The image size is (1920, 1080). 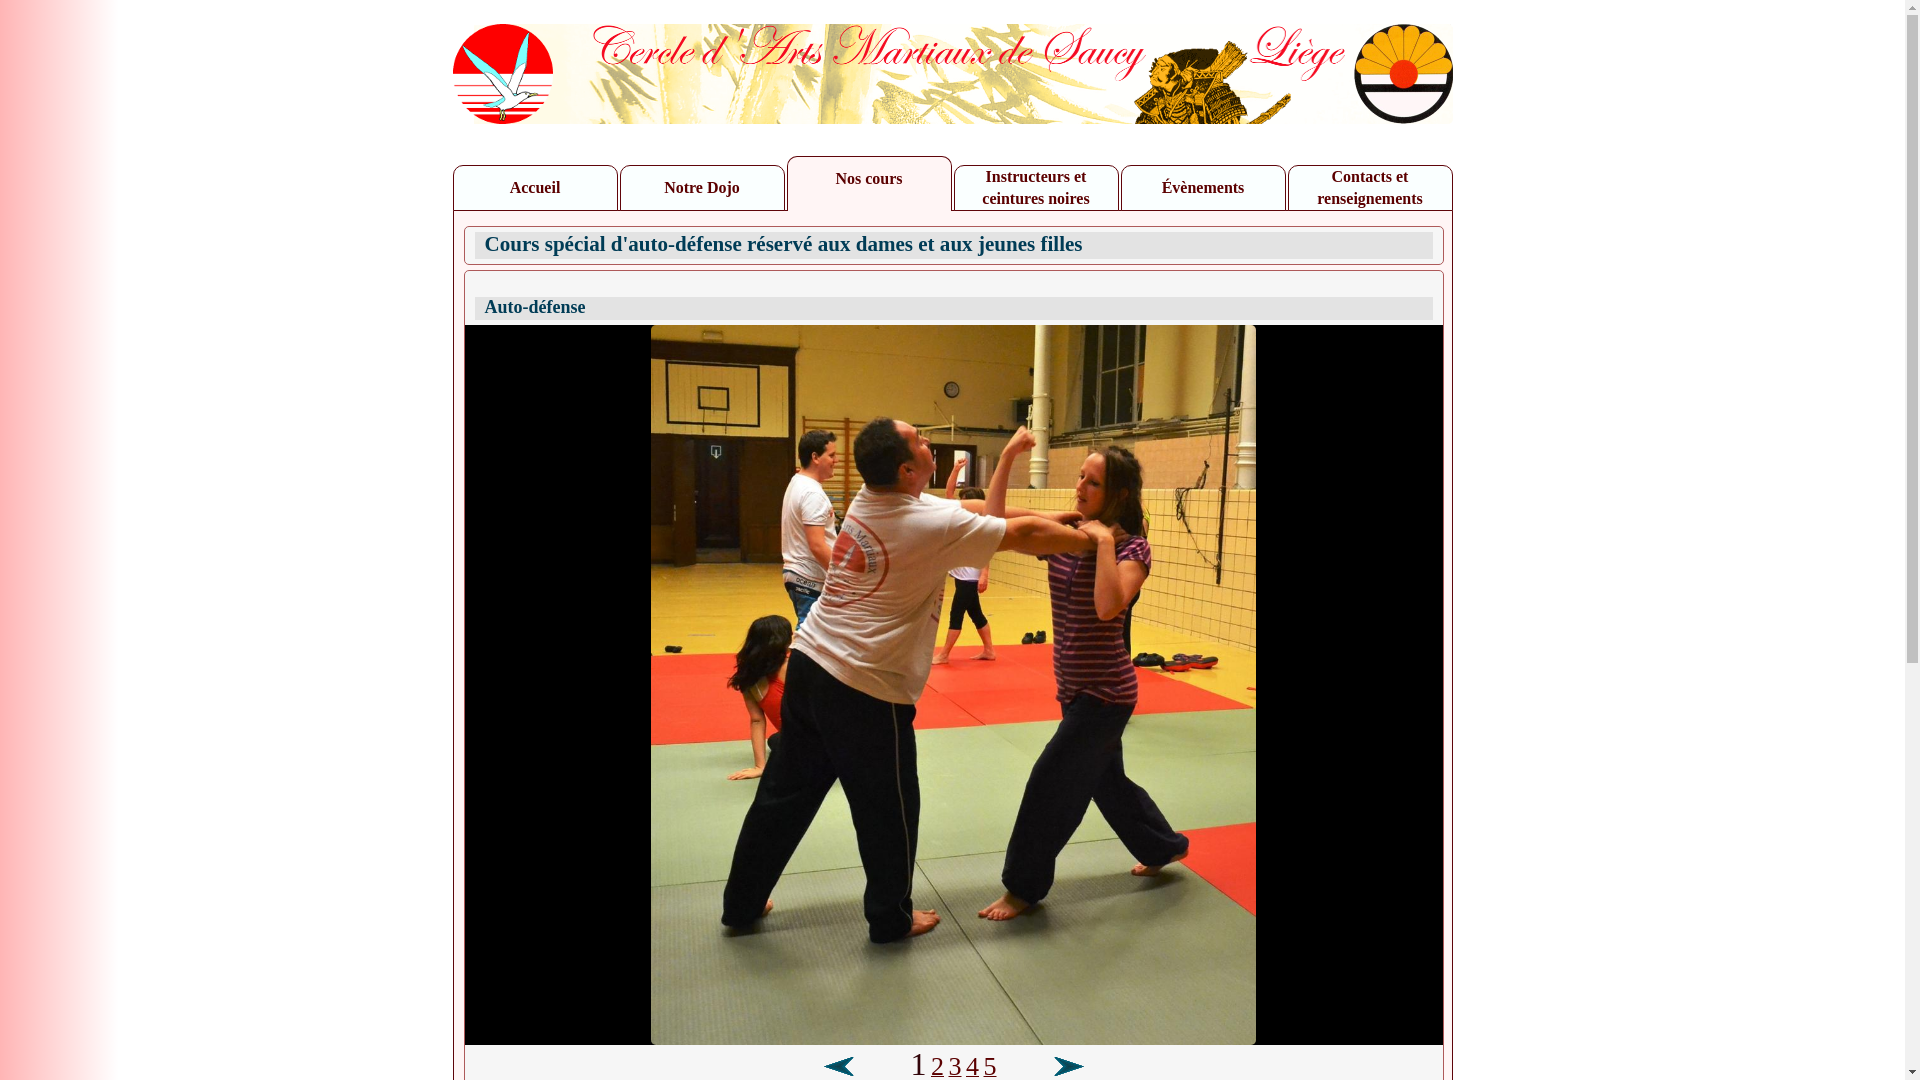 I want to click on 'Accueil', so click(x=453, y=188).